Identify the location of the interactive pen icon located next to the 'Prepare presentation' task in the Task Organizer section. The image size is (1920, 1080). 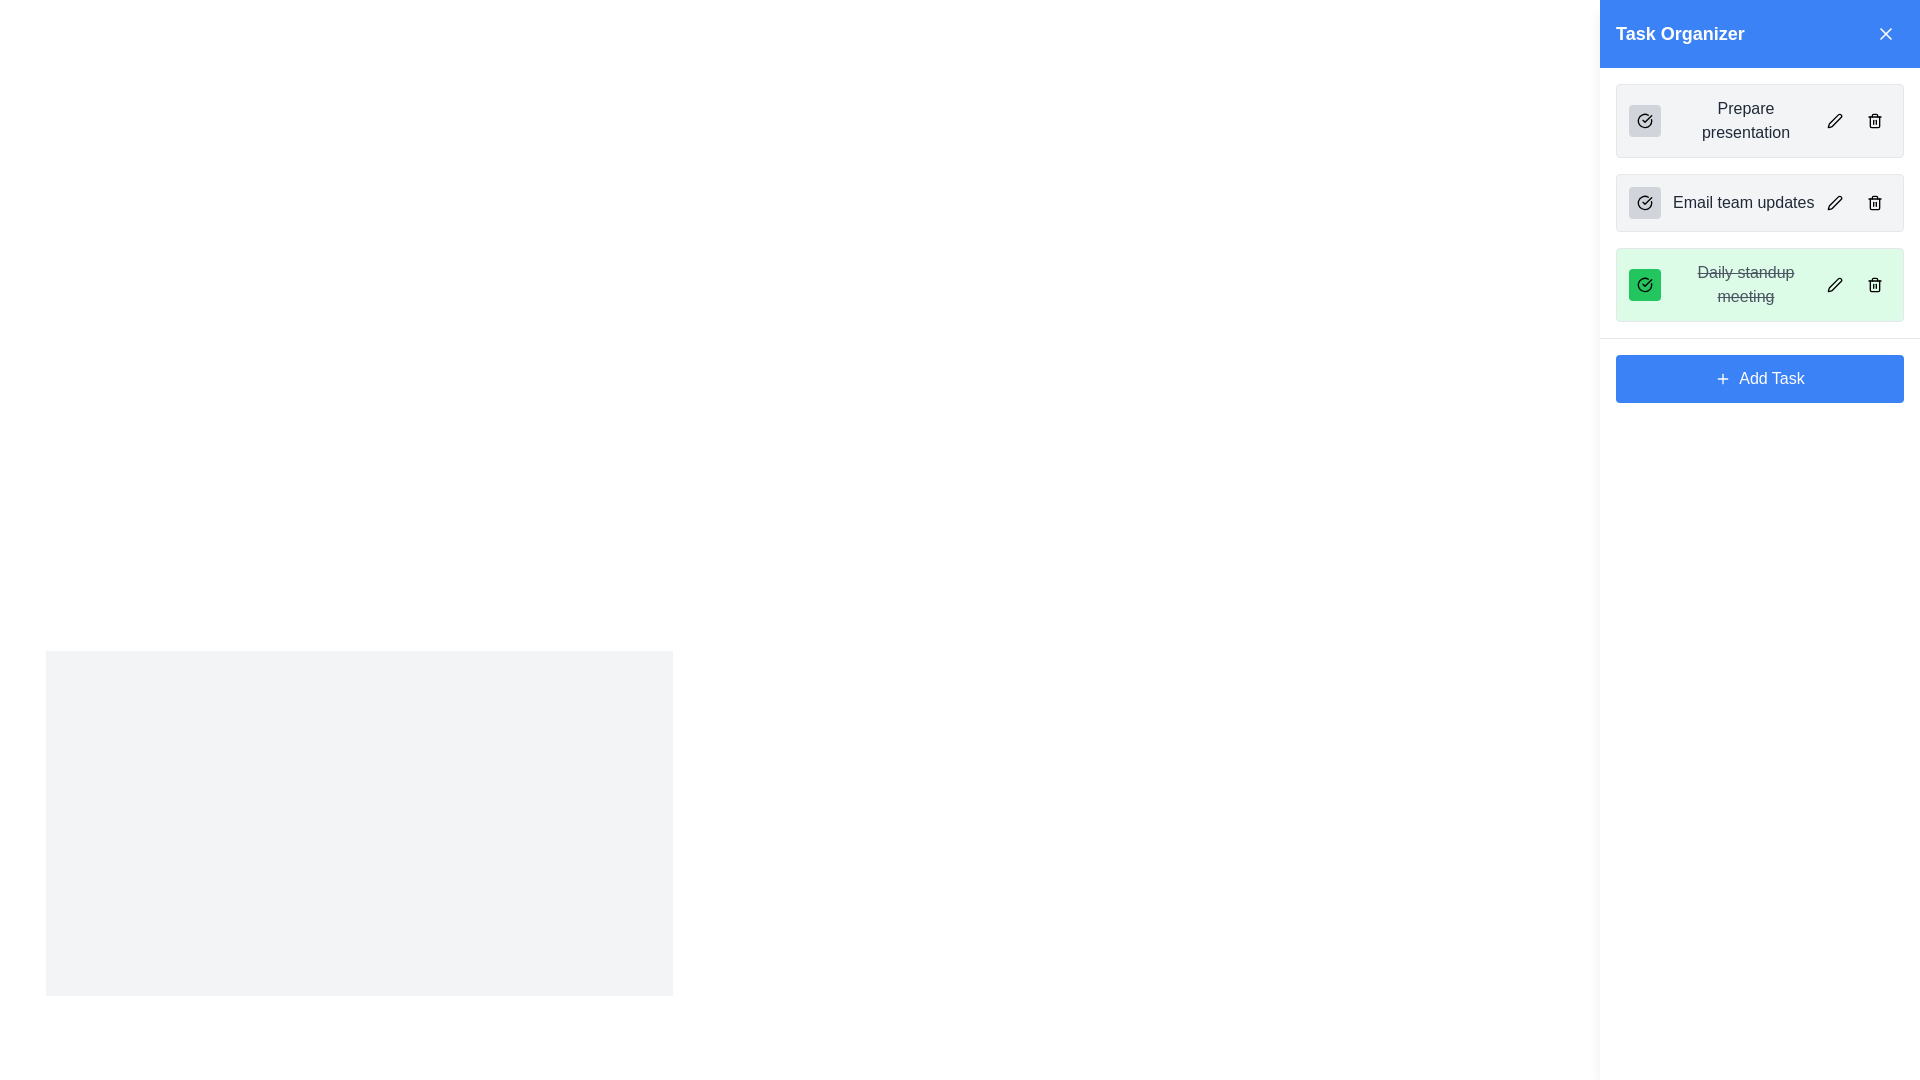
(1834, 120).